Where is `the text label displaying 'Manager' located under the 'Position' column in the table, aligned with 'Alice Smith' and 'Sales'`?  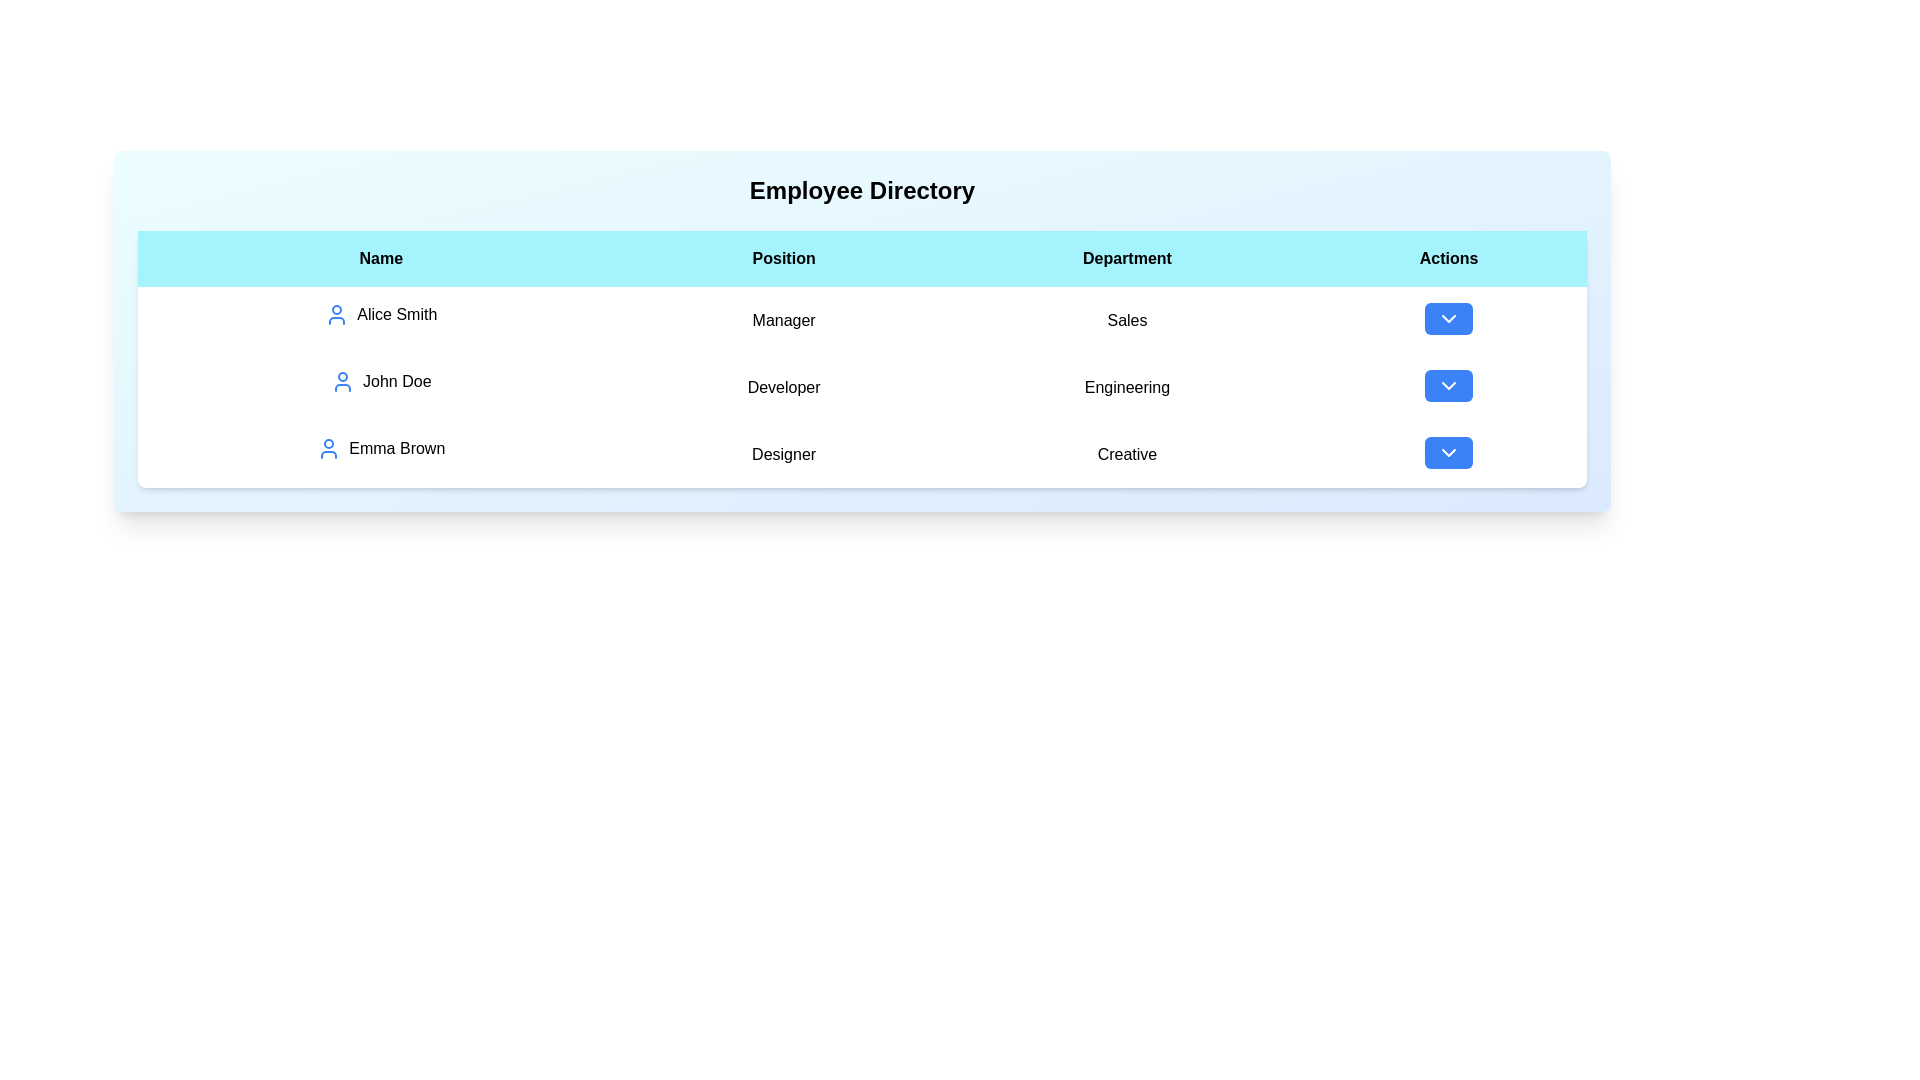 the text label displaying 'Manager' located under the 'Position' column in the table, aligned with 'Alice Smith' and 'Sales' is located at coordinates (783, 319).